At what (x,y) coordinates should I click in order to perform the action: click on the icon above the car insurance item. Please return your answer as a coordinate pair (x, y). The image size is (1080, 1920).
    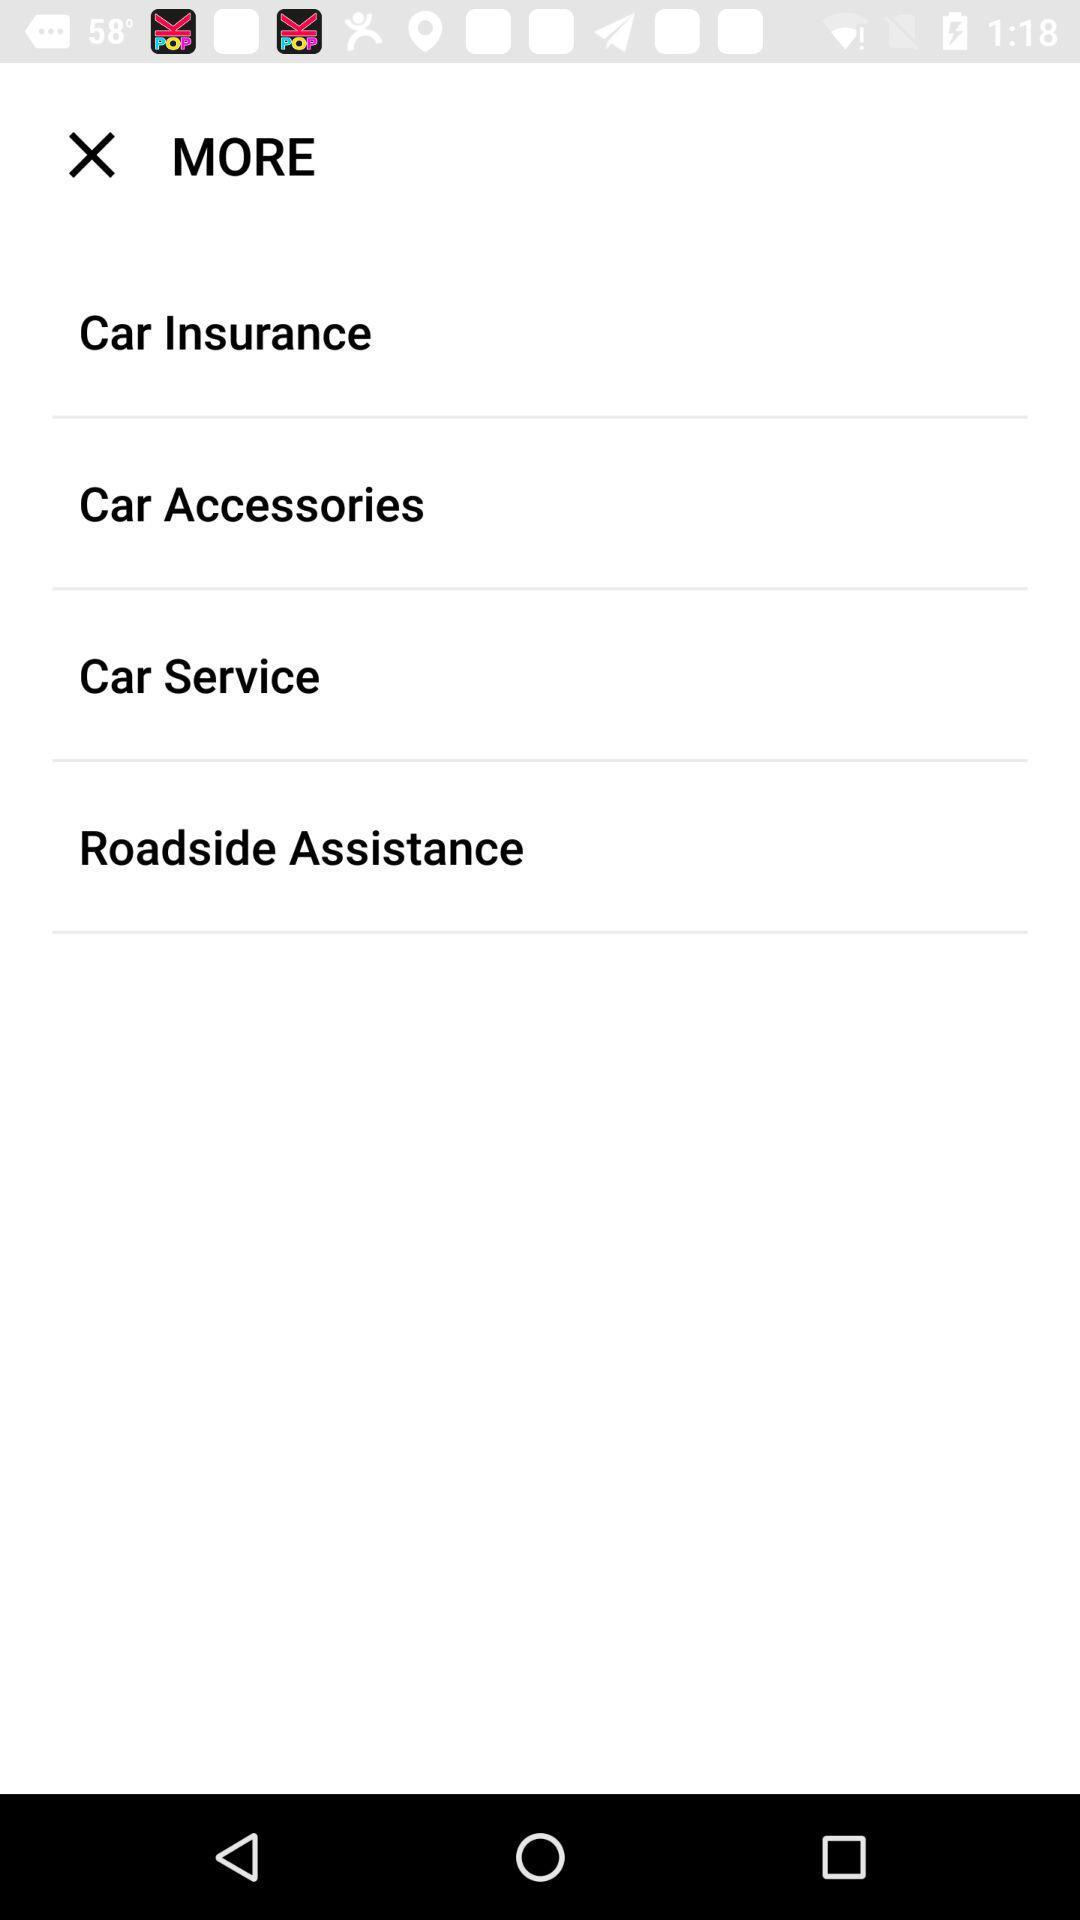
    Looking at the image, I should click on (553, 153).